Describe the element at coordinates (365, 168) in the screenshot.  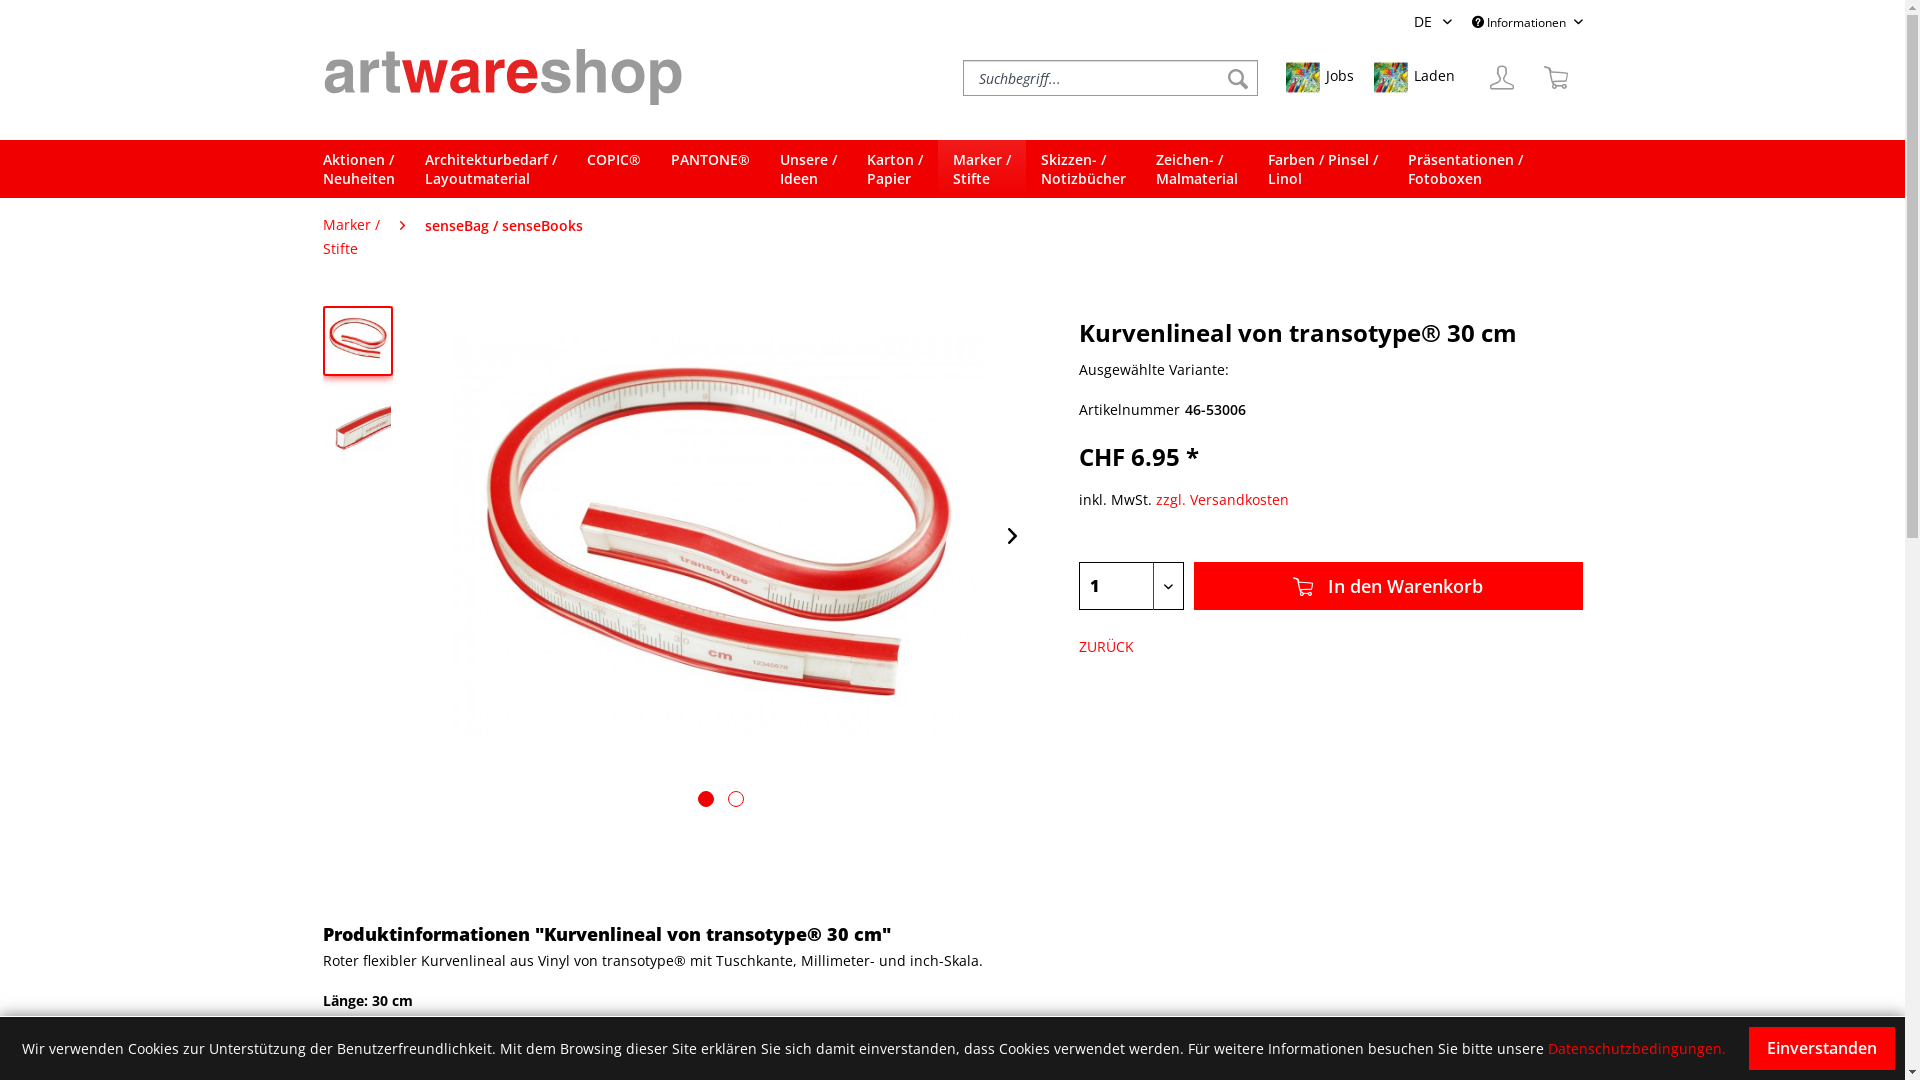
I see `'Aktionen /` at that location.